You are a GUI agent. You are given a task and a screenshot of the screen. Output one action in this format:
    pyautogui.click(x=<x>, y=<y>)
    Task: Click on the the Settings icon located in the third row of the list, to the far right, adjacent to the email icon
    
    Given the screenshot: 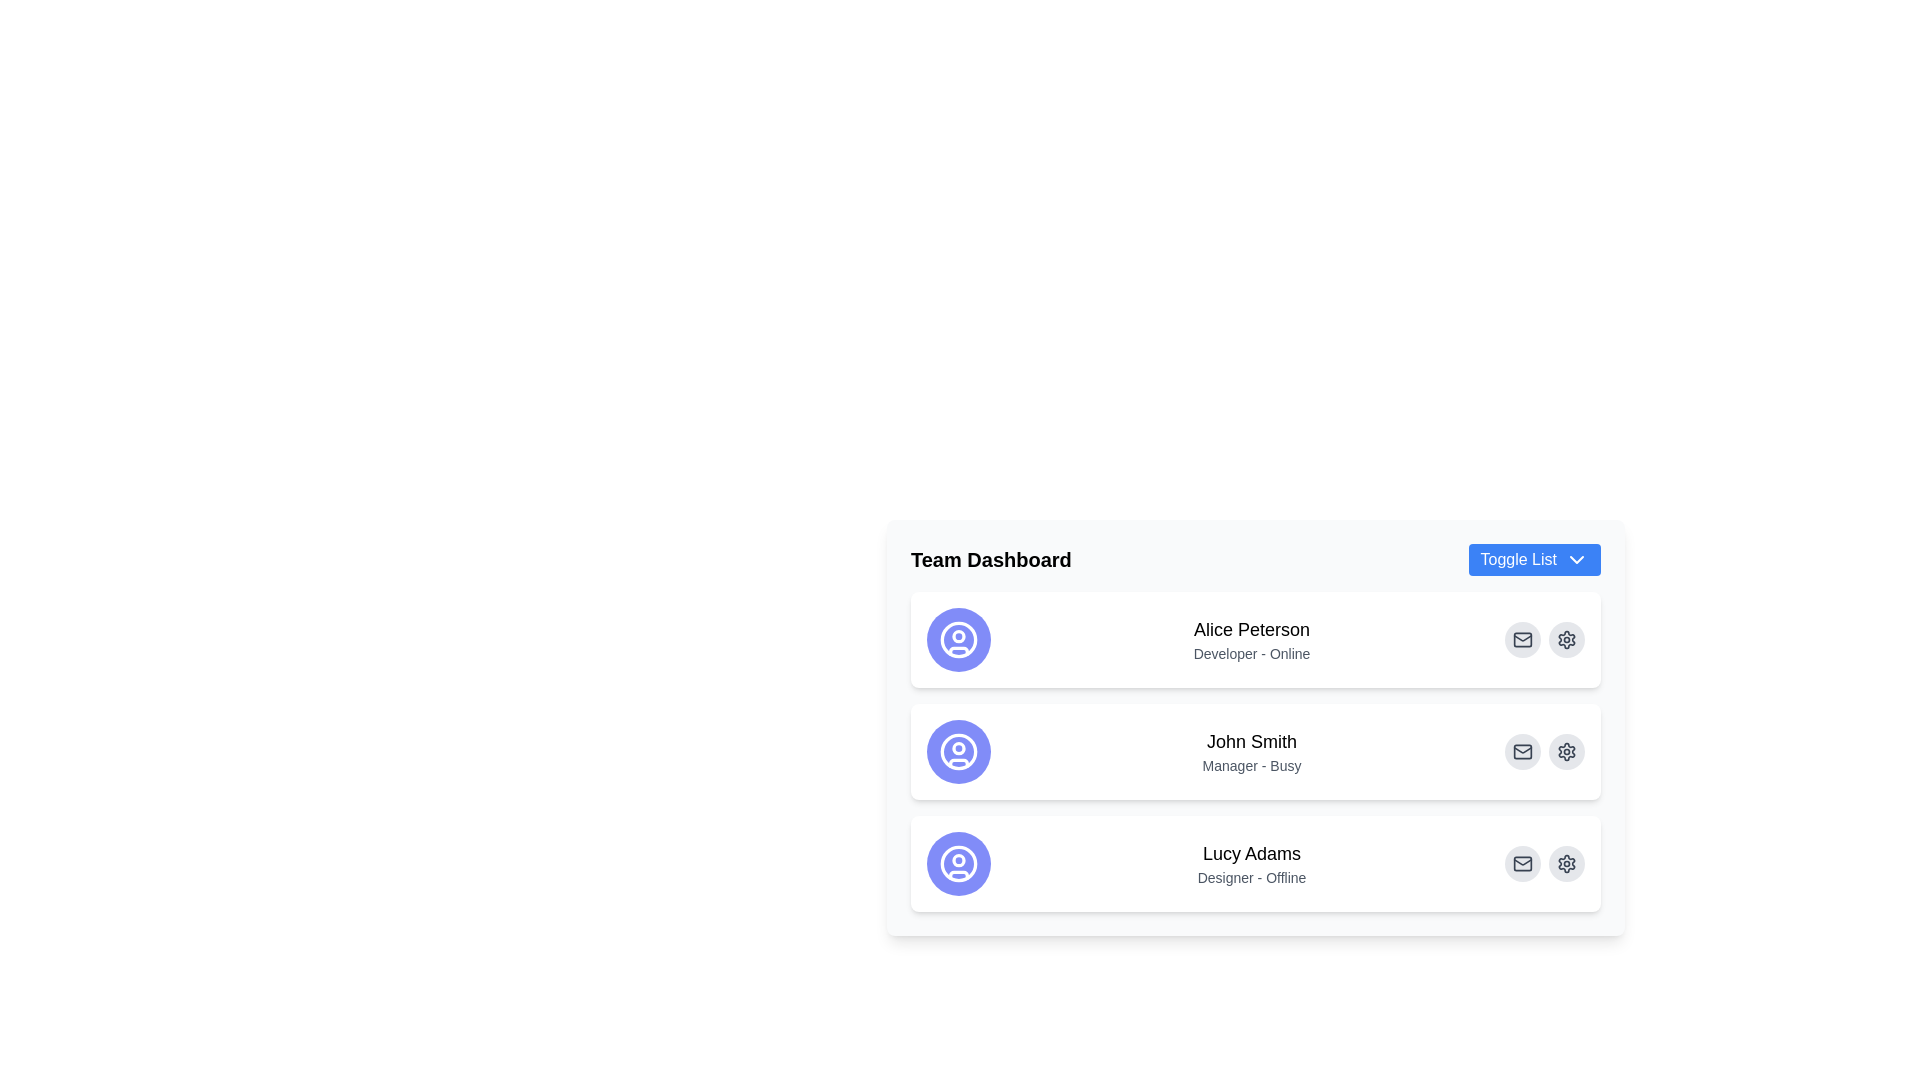 What is the action you would take?
    pyautogui.click(x=1565, y=752)
    